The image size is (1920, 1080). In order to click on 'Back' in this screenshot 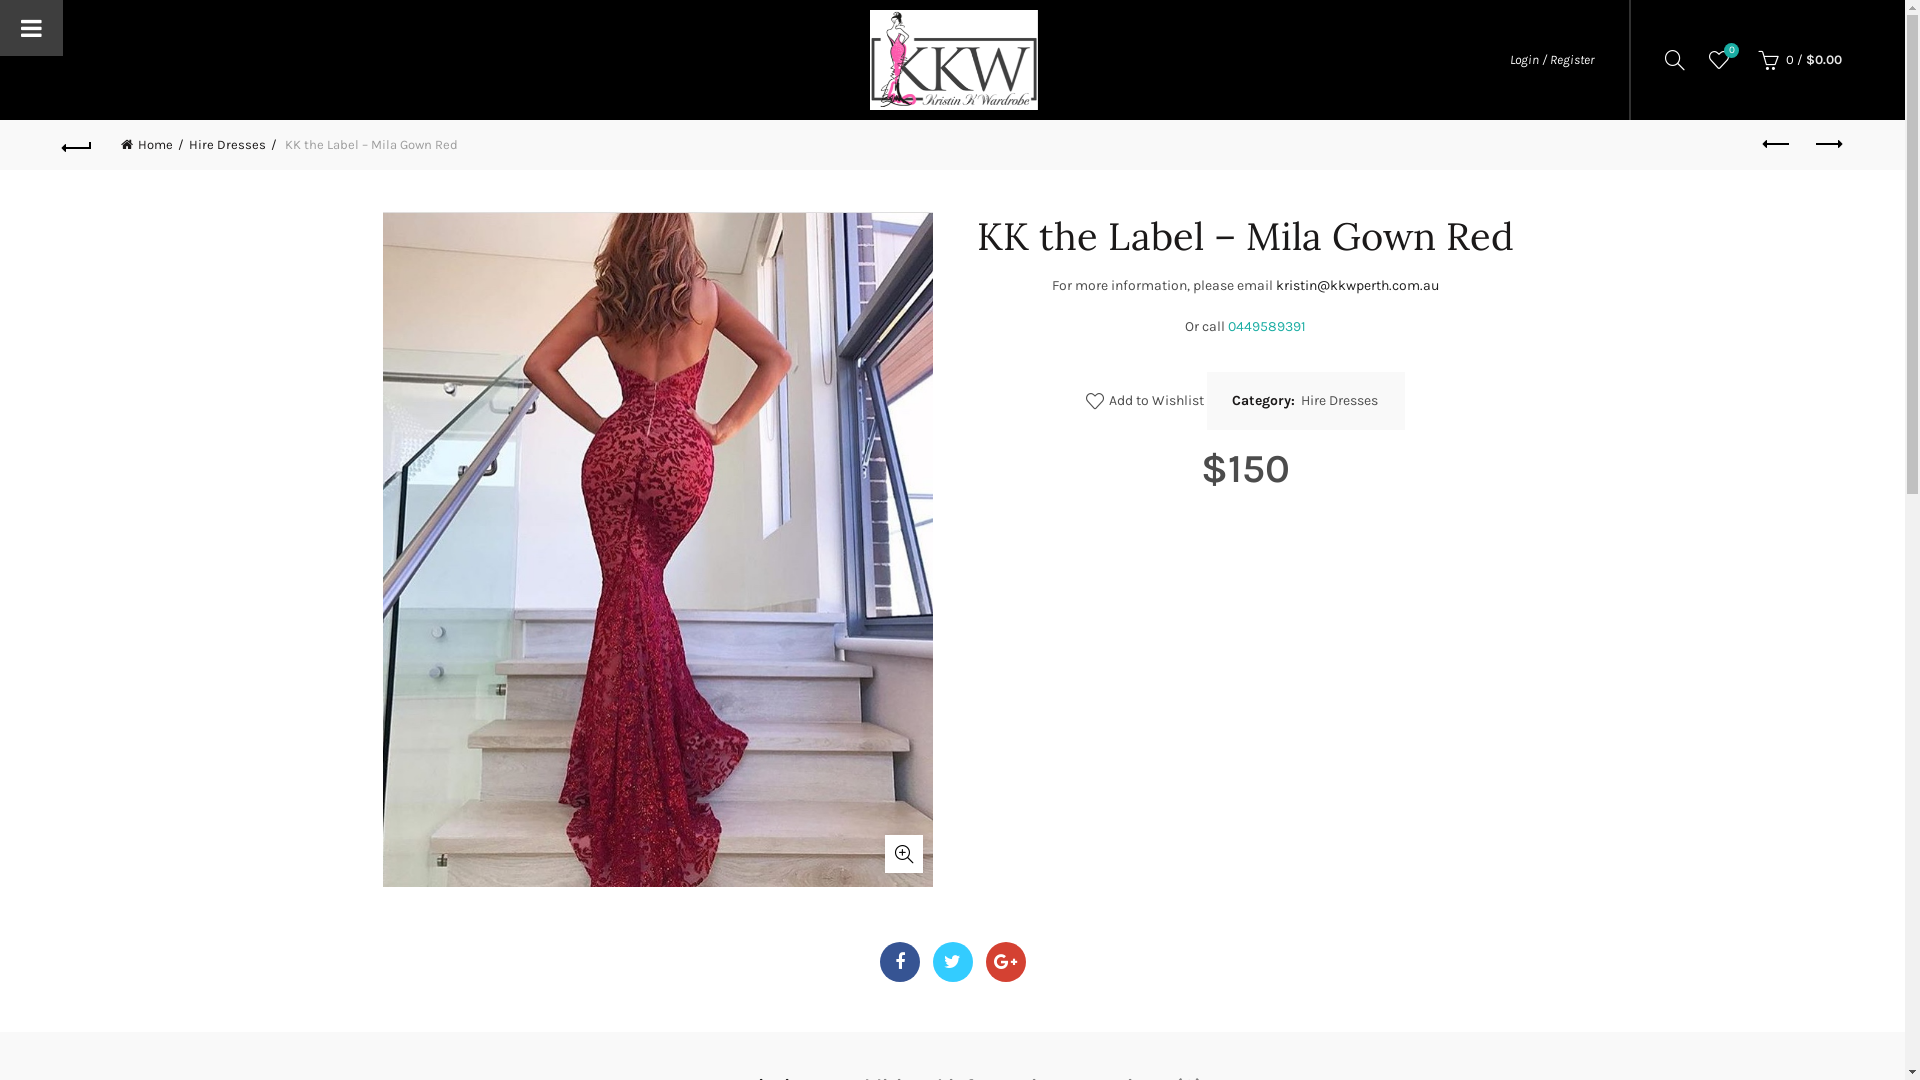, I will do `click(77, 144)`.